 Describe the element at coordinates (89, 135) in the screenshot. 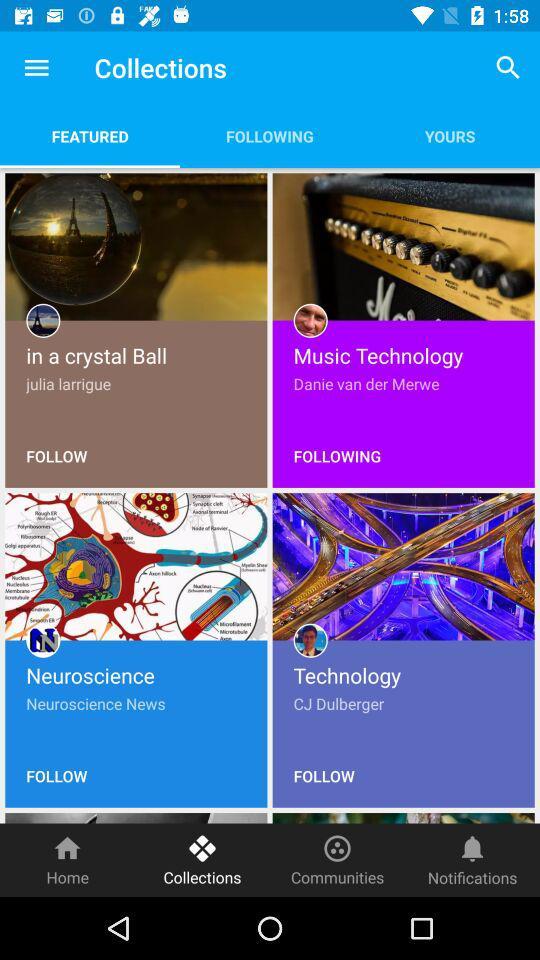

I see `icon next to following app` at that location.